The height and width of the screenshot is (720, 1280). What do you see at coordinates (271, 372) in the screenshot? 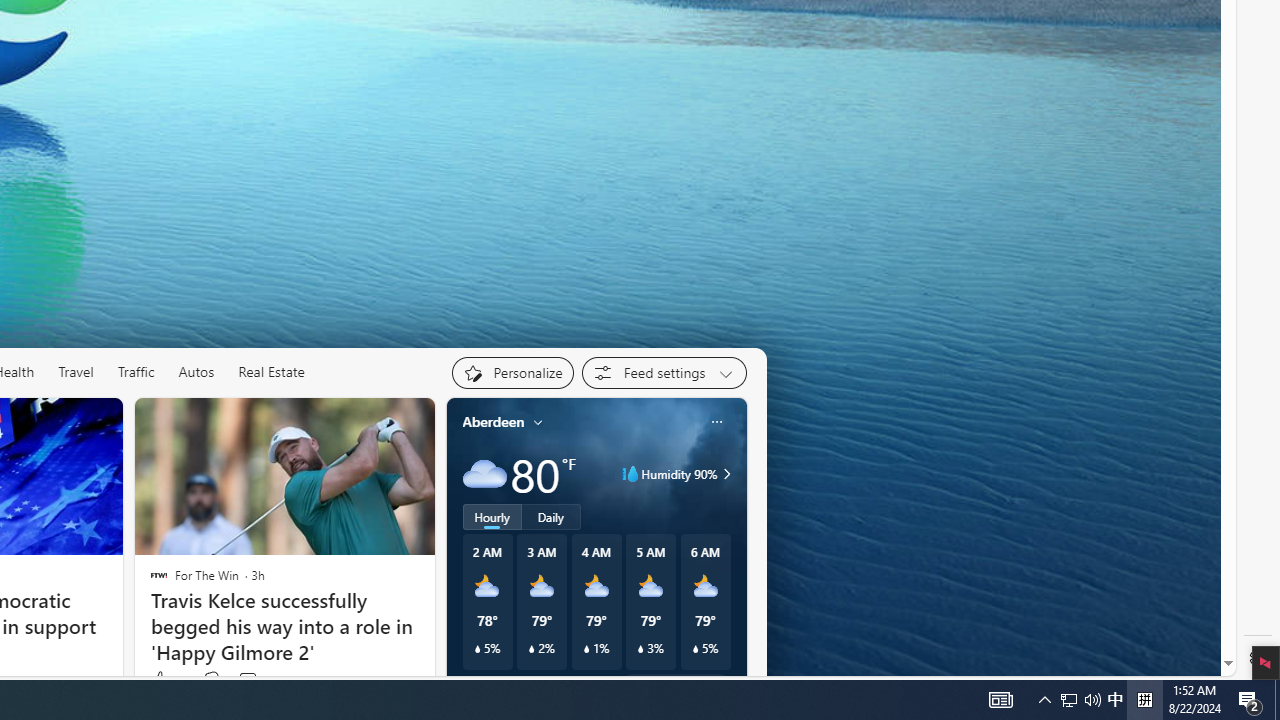
I see `'Real Estate'` at bounding box center [271, 372].